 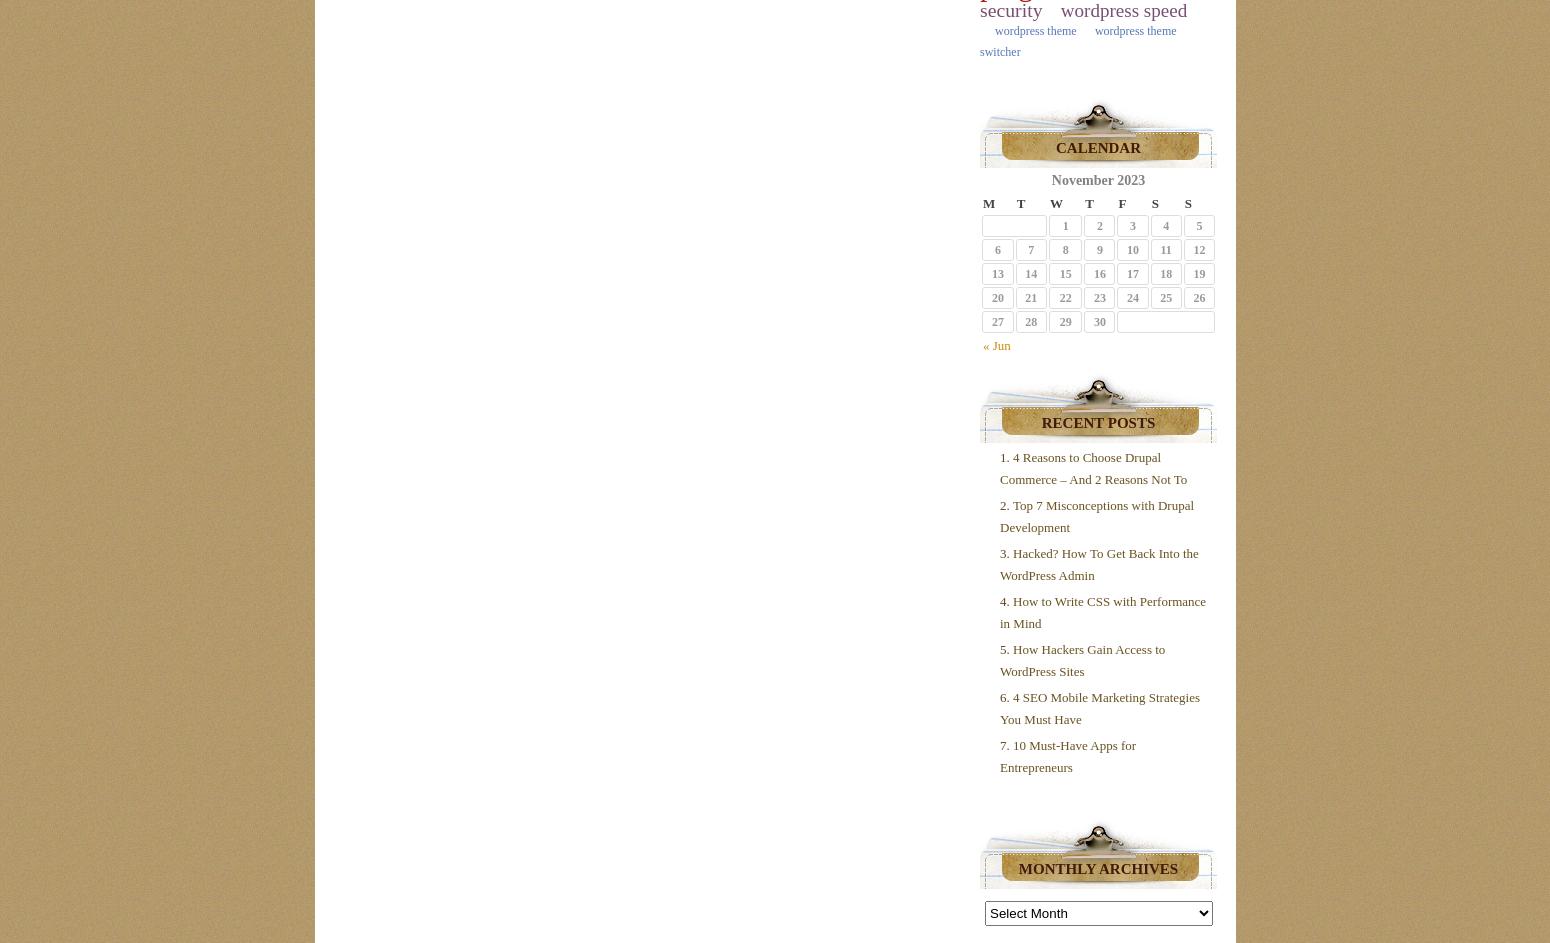 I want to click on '12', so click(x=1198, y=249).